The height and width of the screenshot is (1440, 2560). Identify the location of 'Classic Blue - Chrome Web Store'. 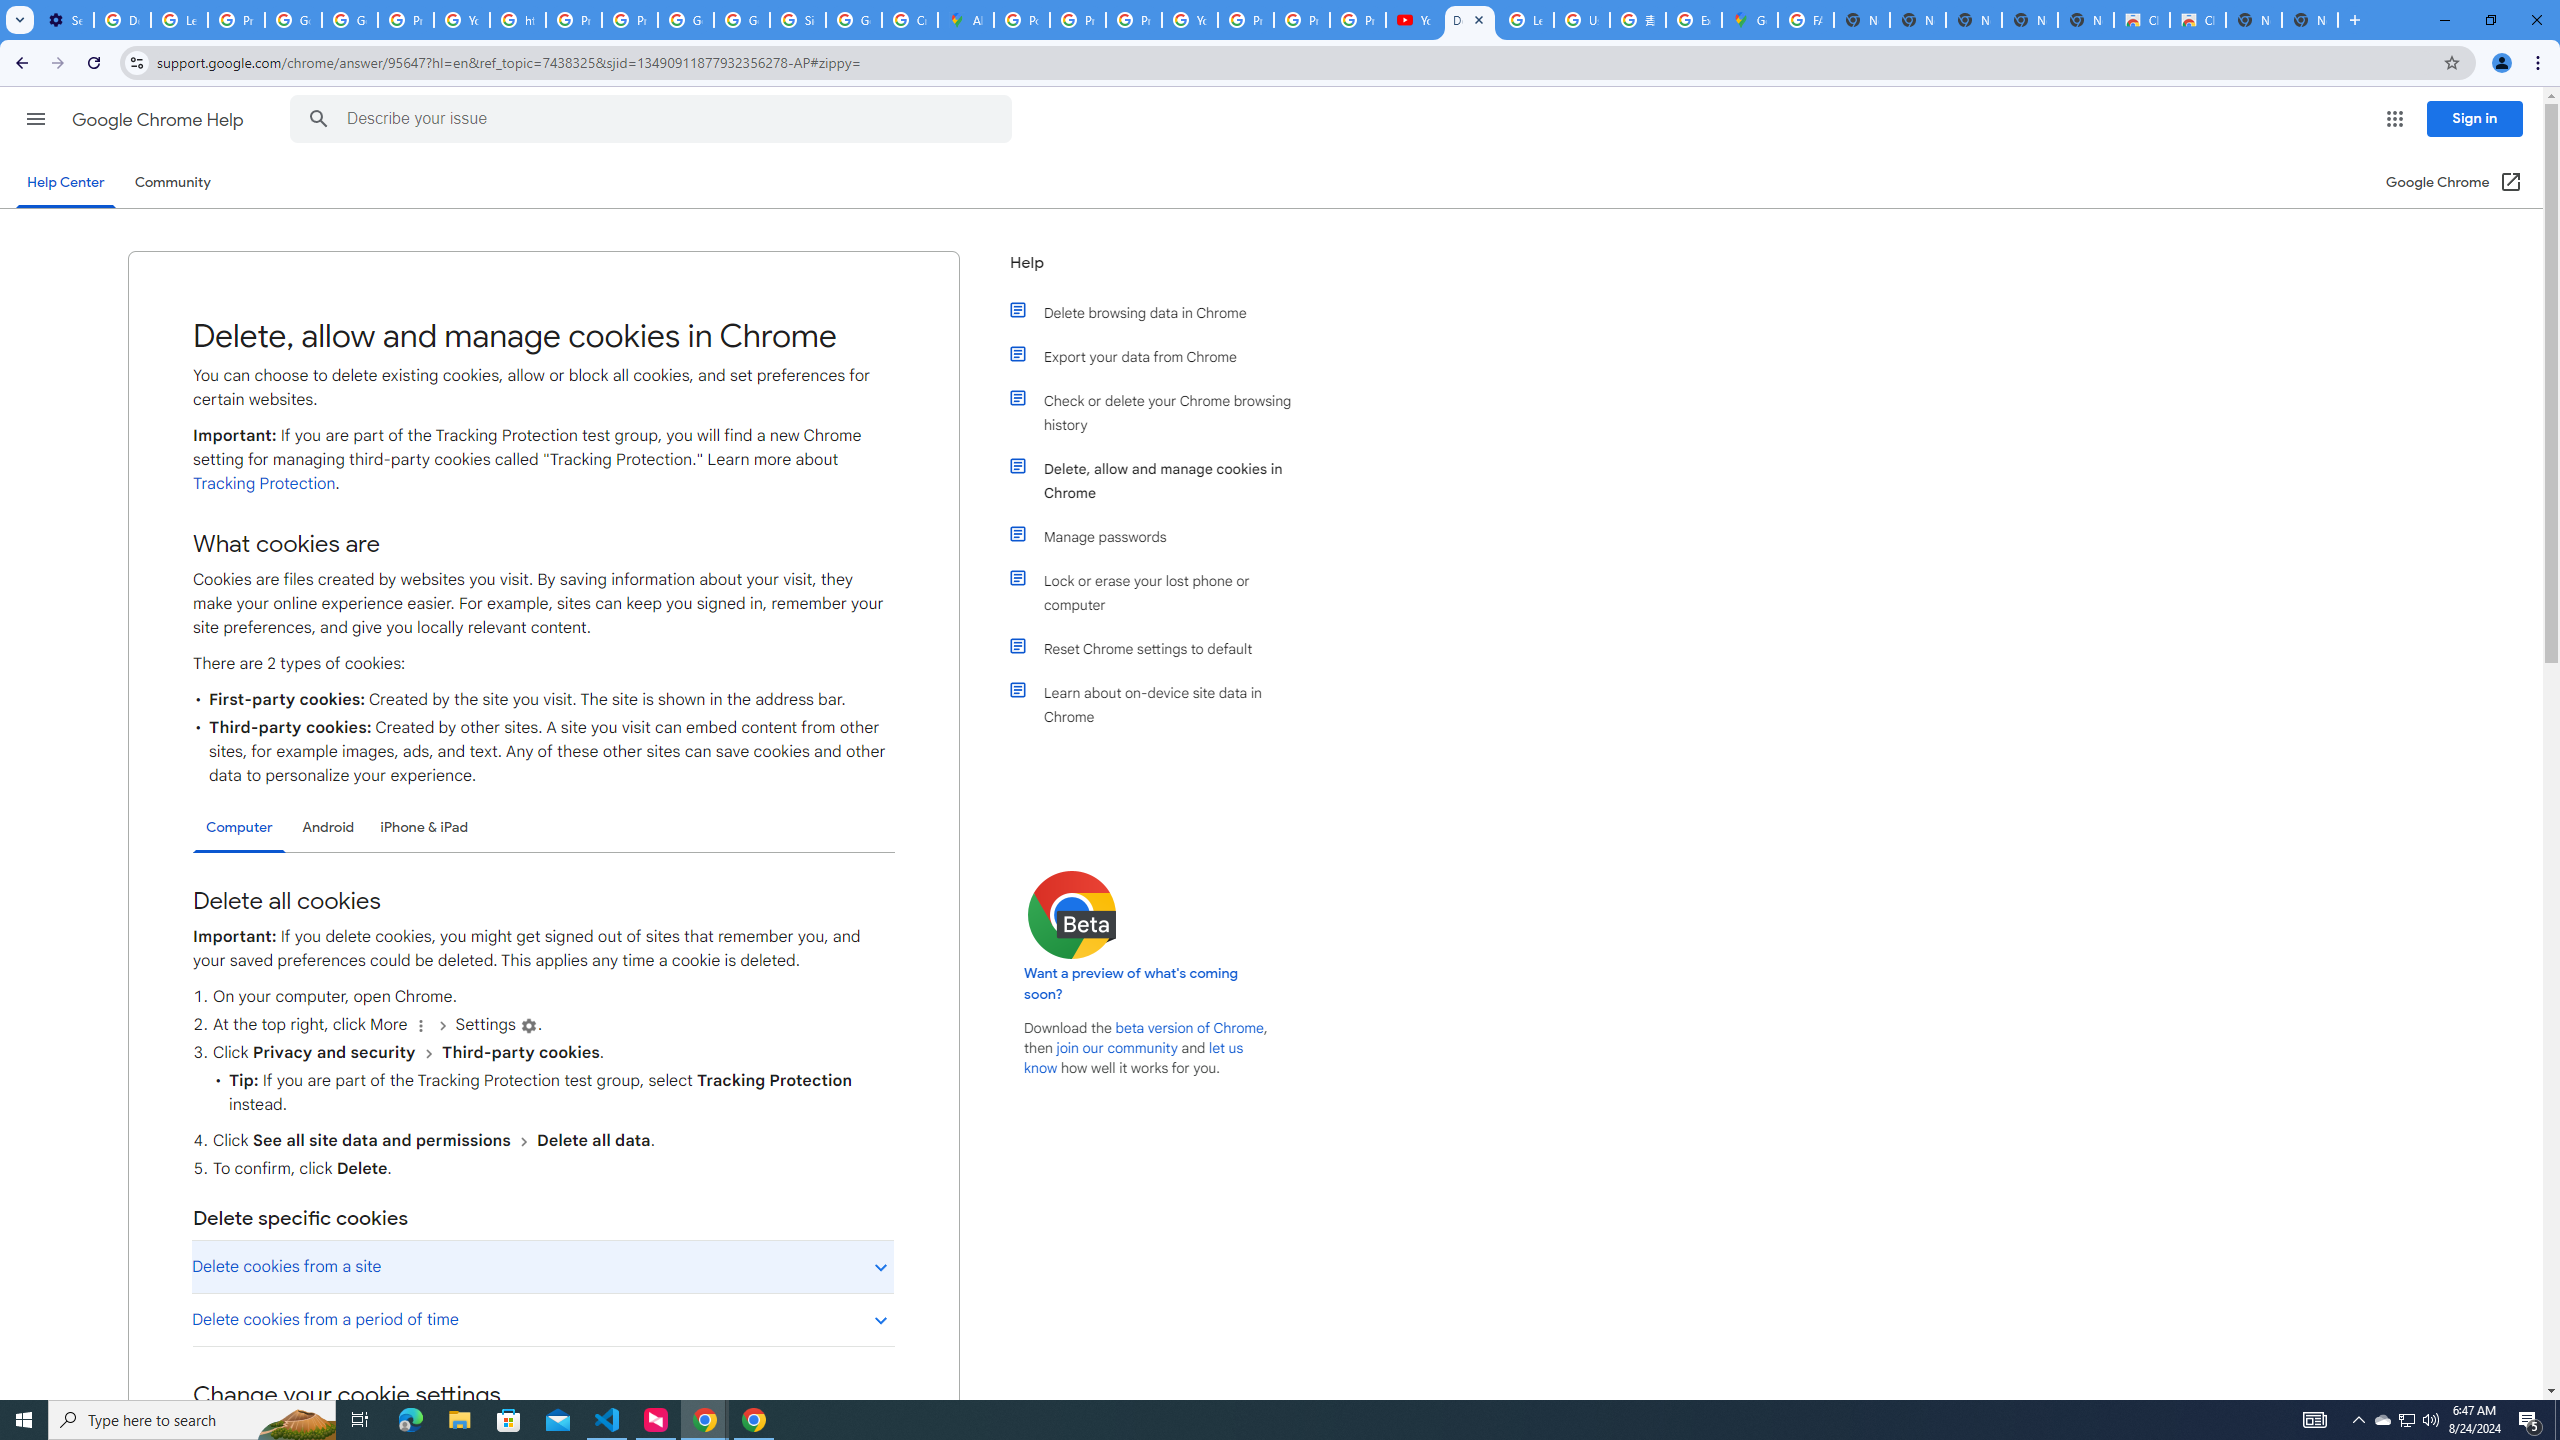
(2140, 19).